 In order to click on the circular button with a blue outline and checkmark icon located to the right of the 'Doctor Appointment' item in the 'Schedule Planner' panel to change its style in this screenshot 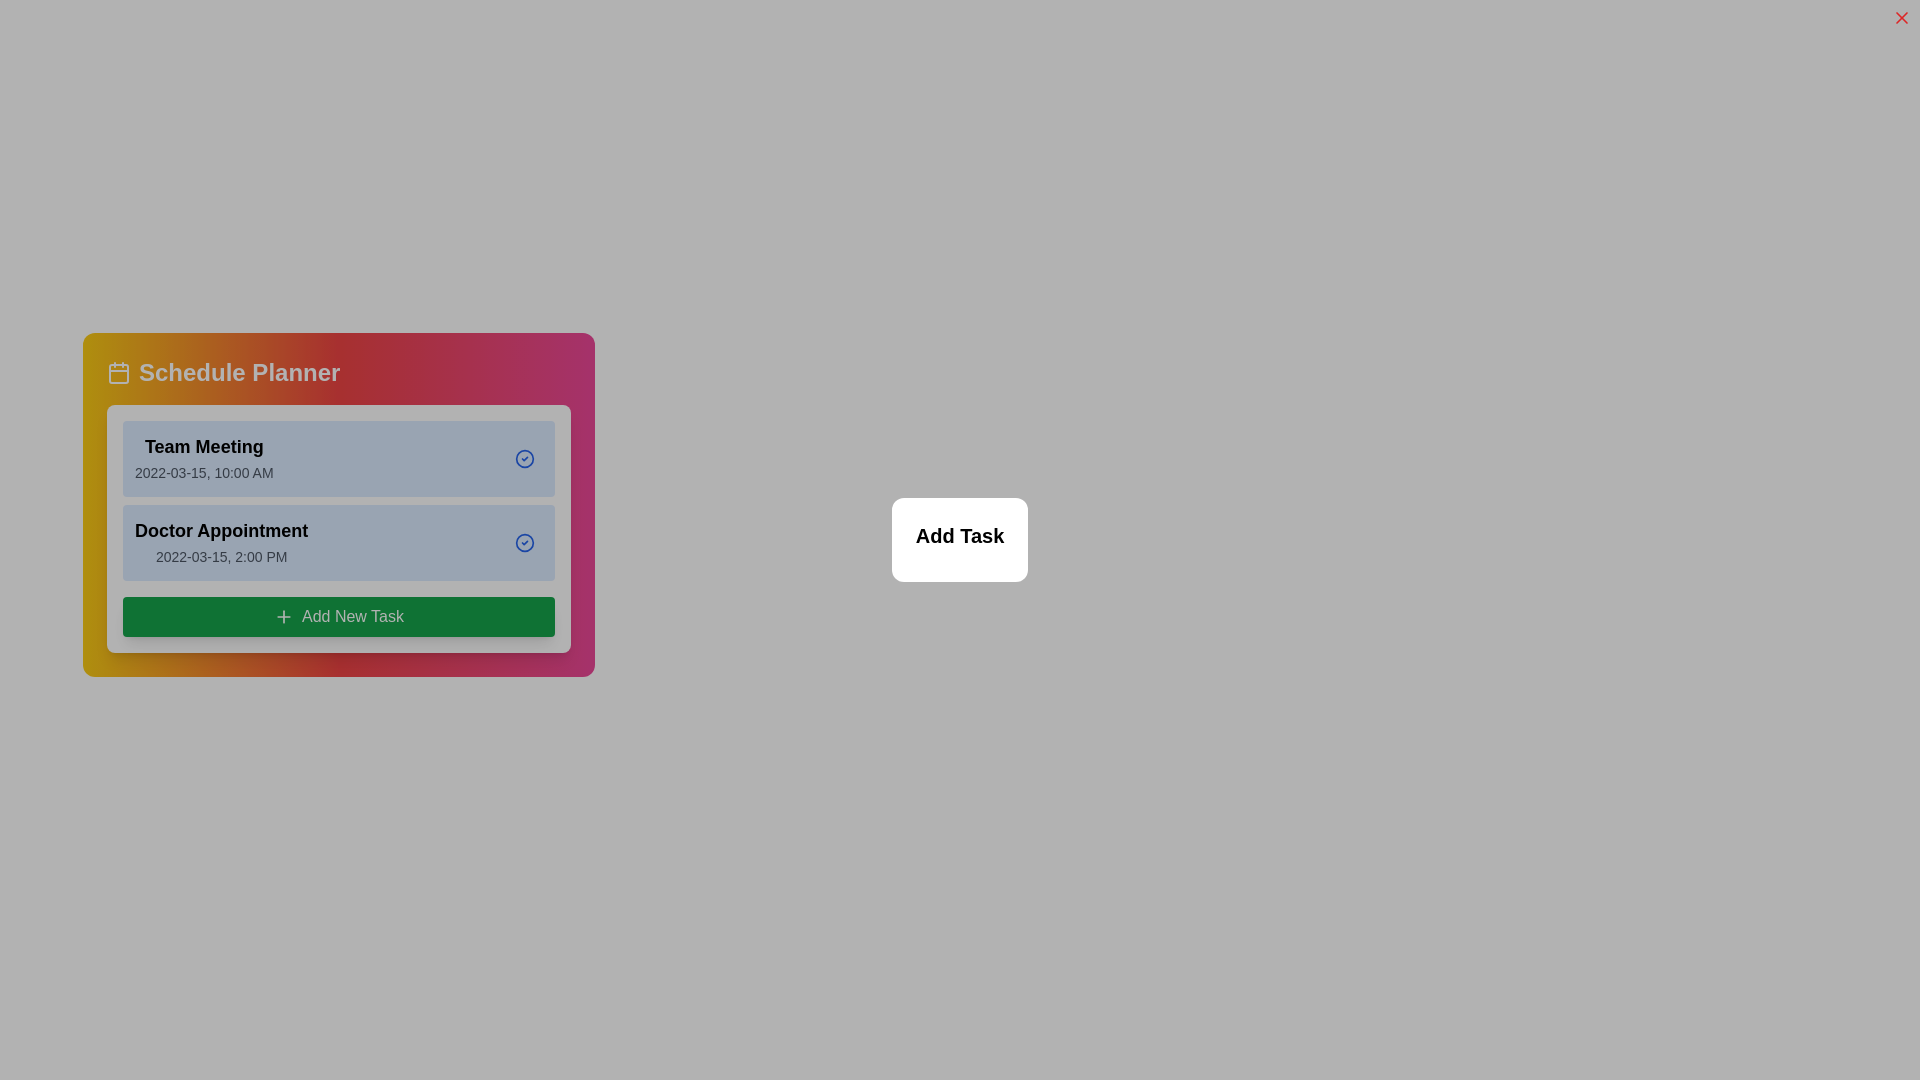, I will do `click(524, 543)`.